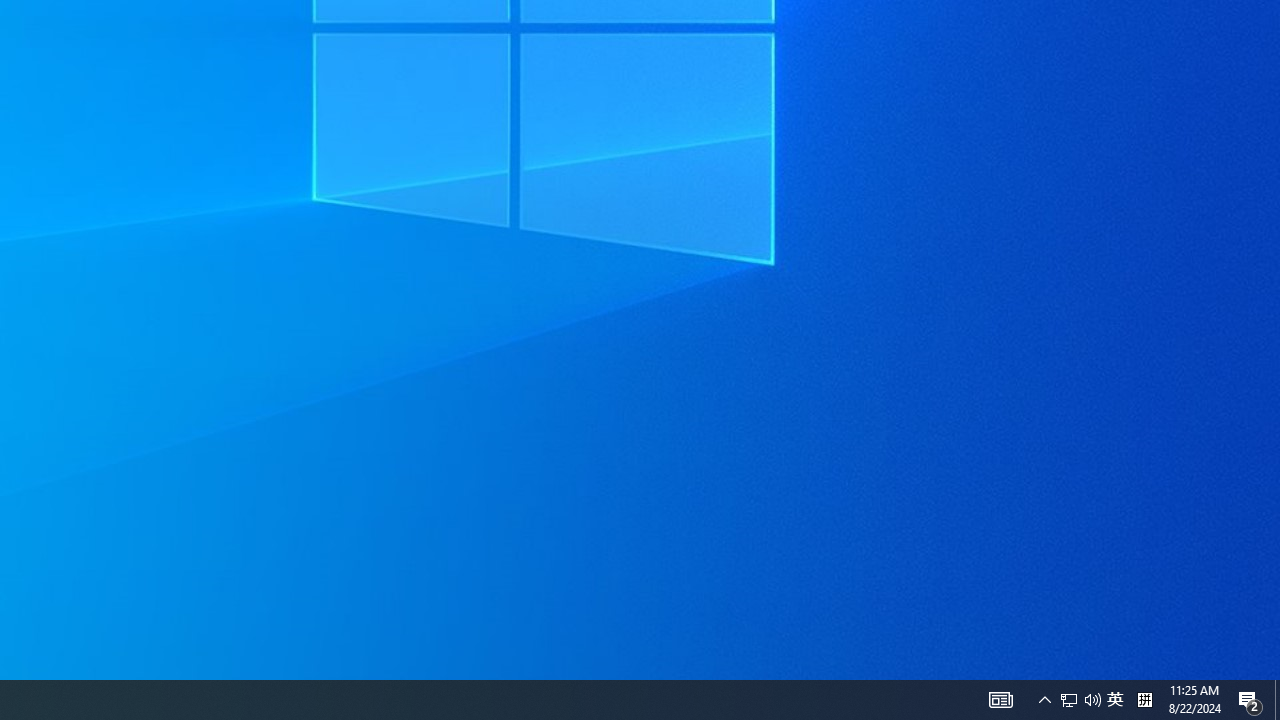 The width and height of the screenshot is (1280, 720). Describe the element at coordinates (1079, 698) in the screenshot. I see `'Tray Input Indicator - Chinese (Simplified, China)'` at that location.